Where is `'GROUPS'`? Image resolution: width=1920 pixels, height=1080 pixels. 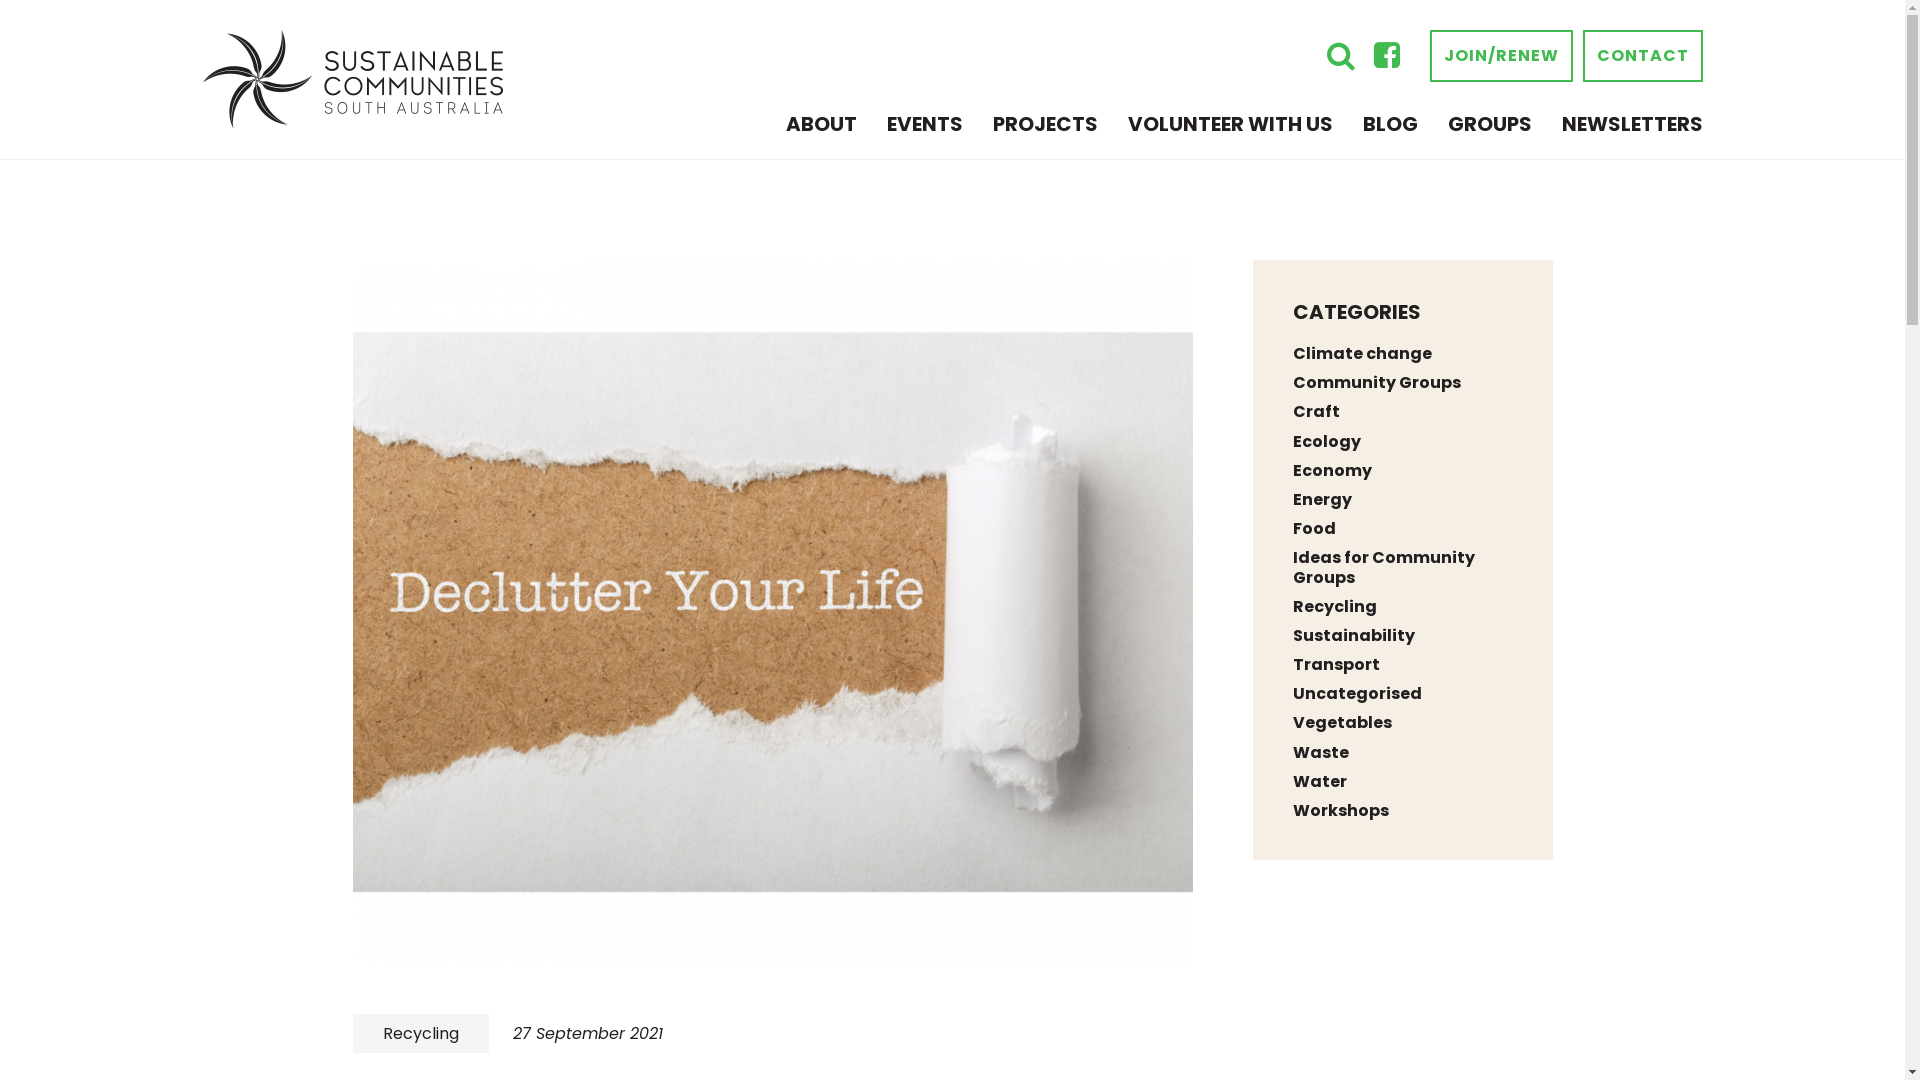
'GROUPS' is located at coordinates (1489, 123).